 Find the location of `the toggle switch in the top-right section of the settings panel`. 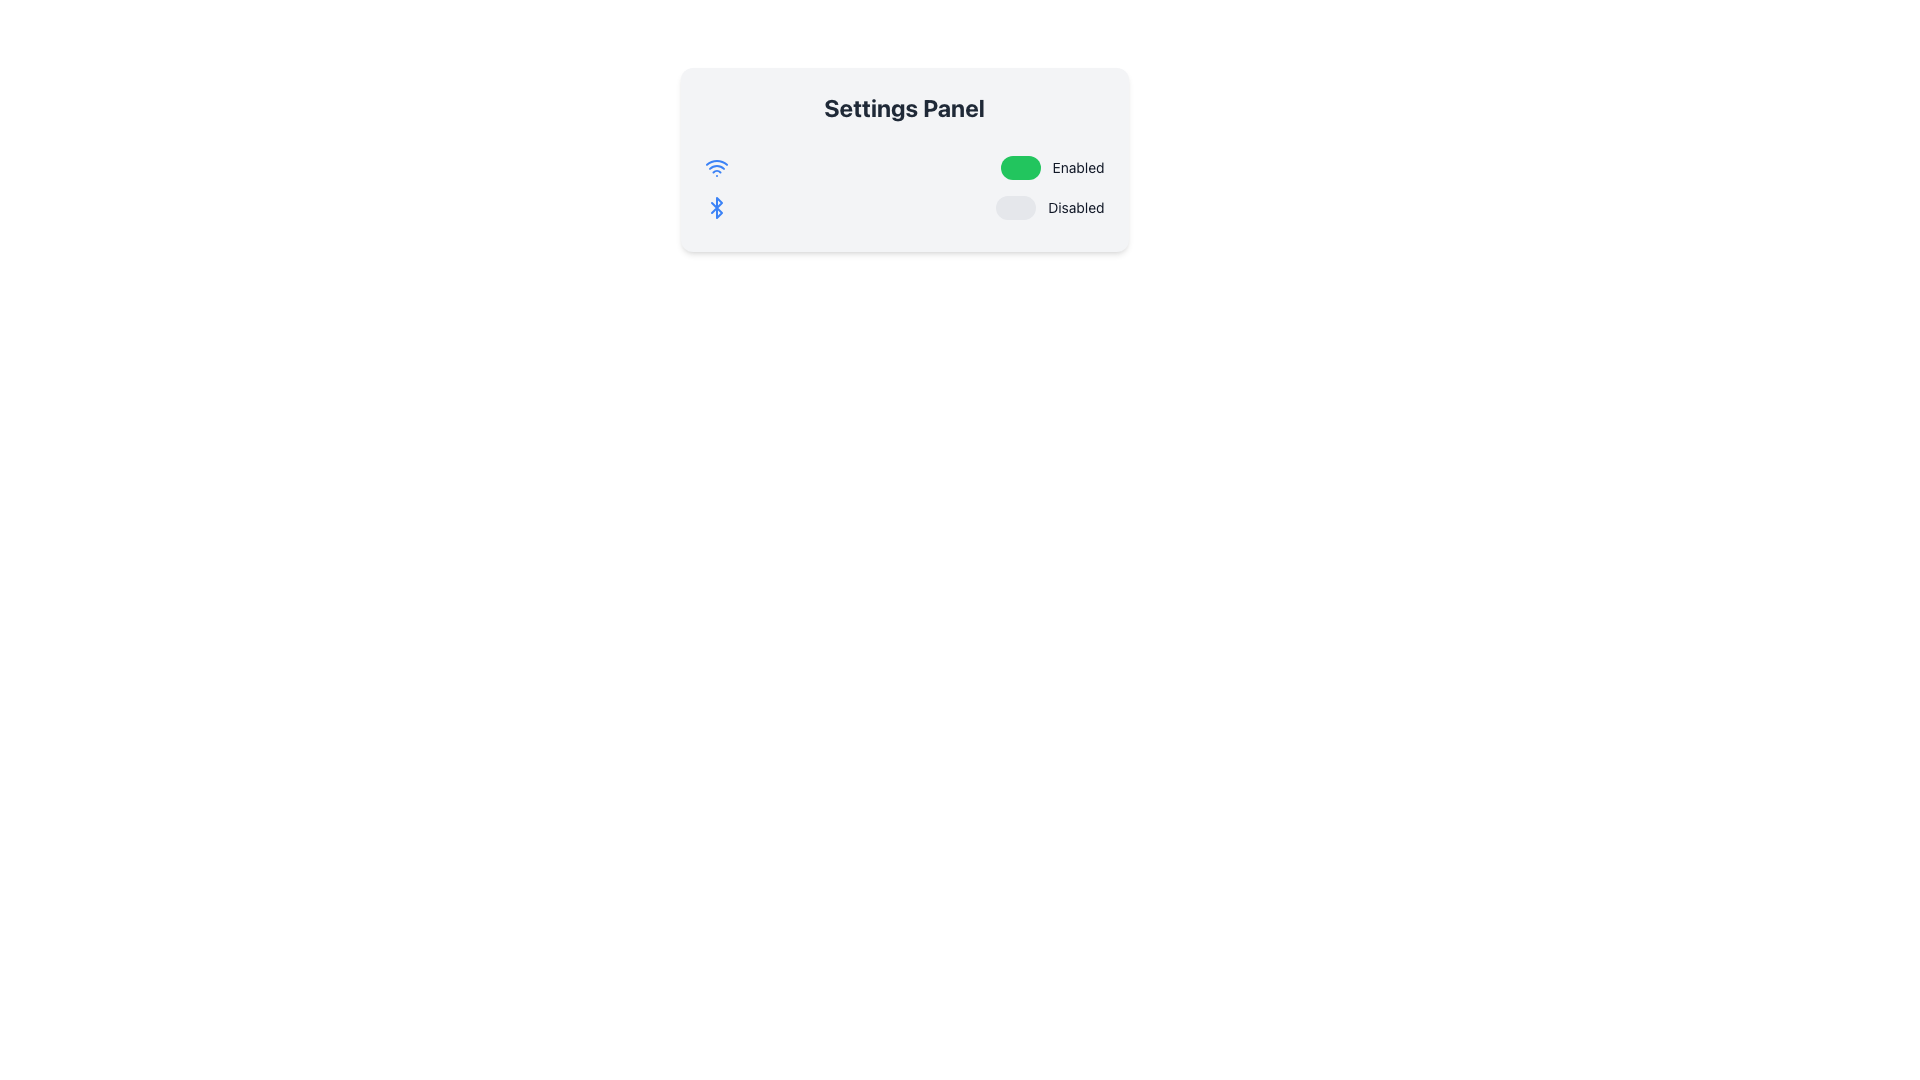

the toggle switch in the top-right section of the settings panel is located at coordinates (1051, 167).